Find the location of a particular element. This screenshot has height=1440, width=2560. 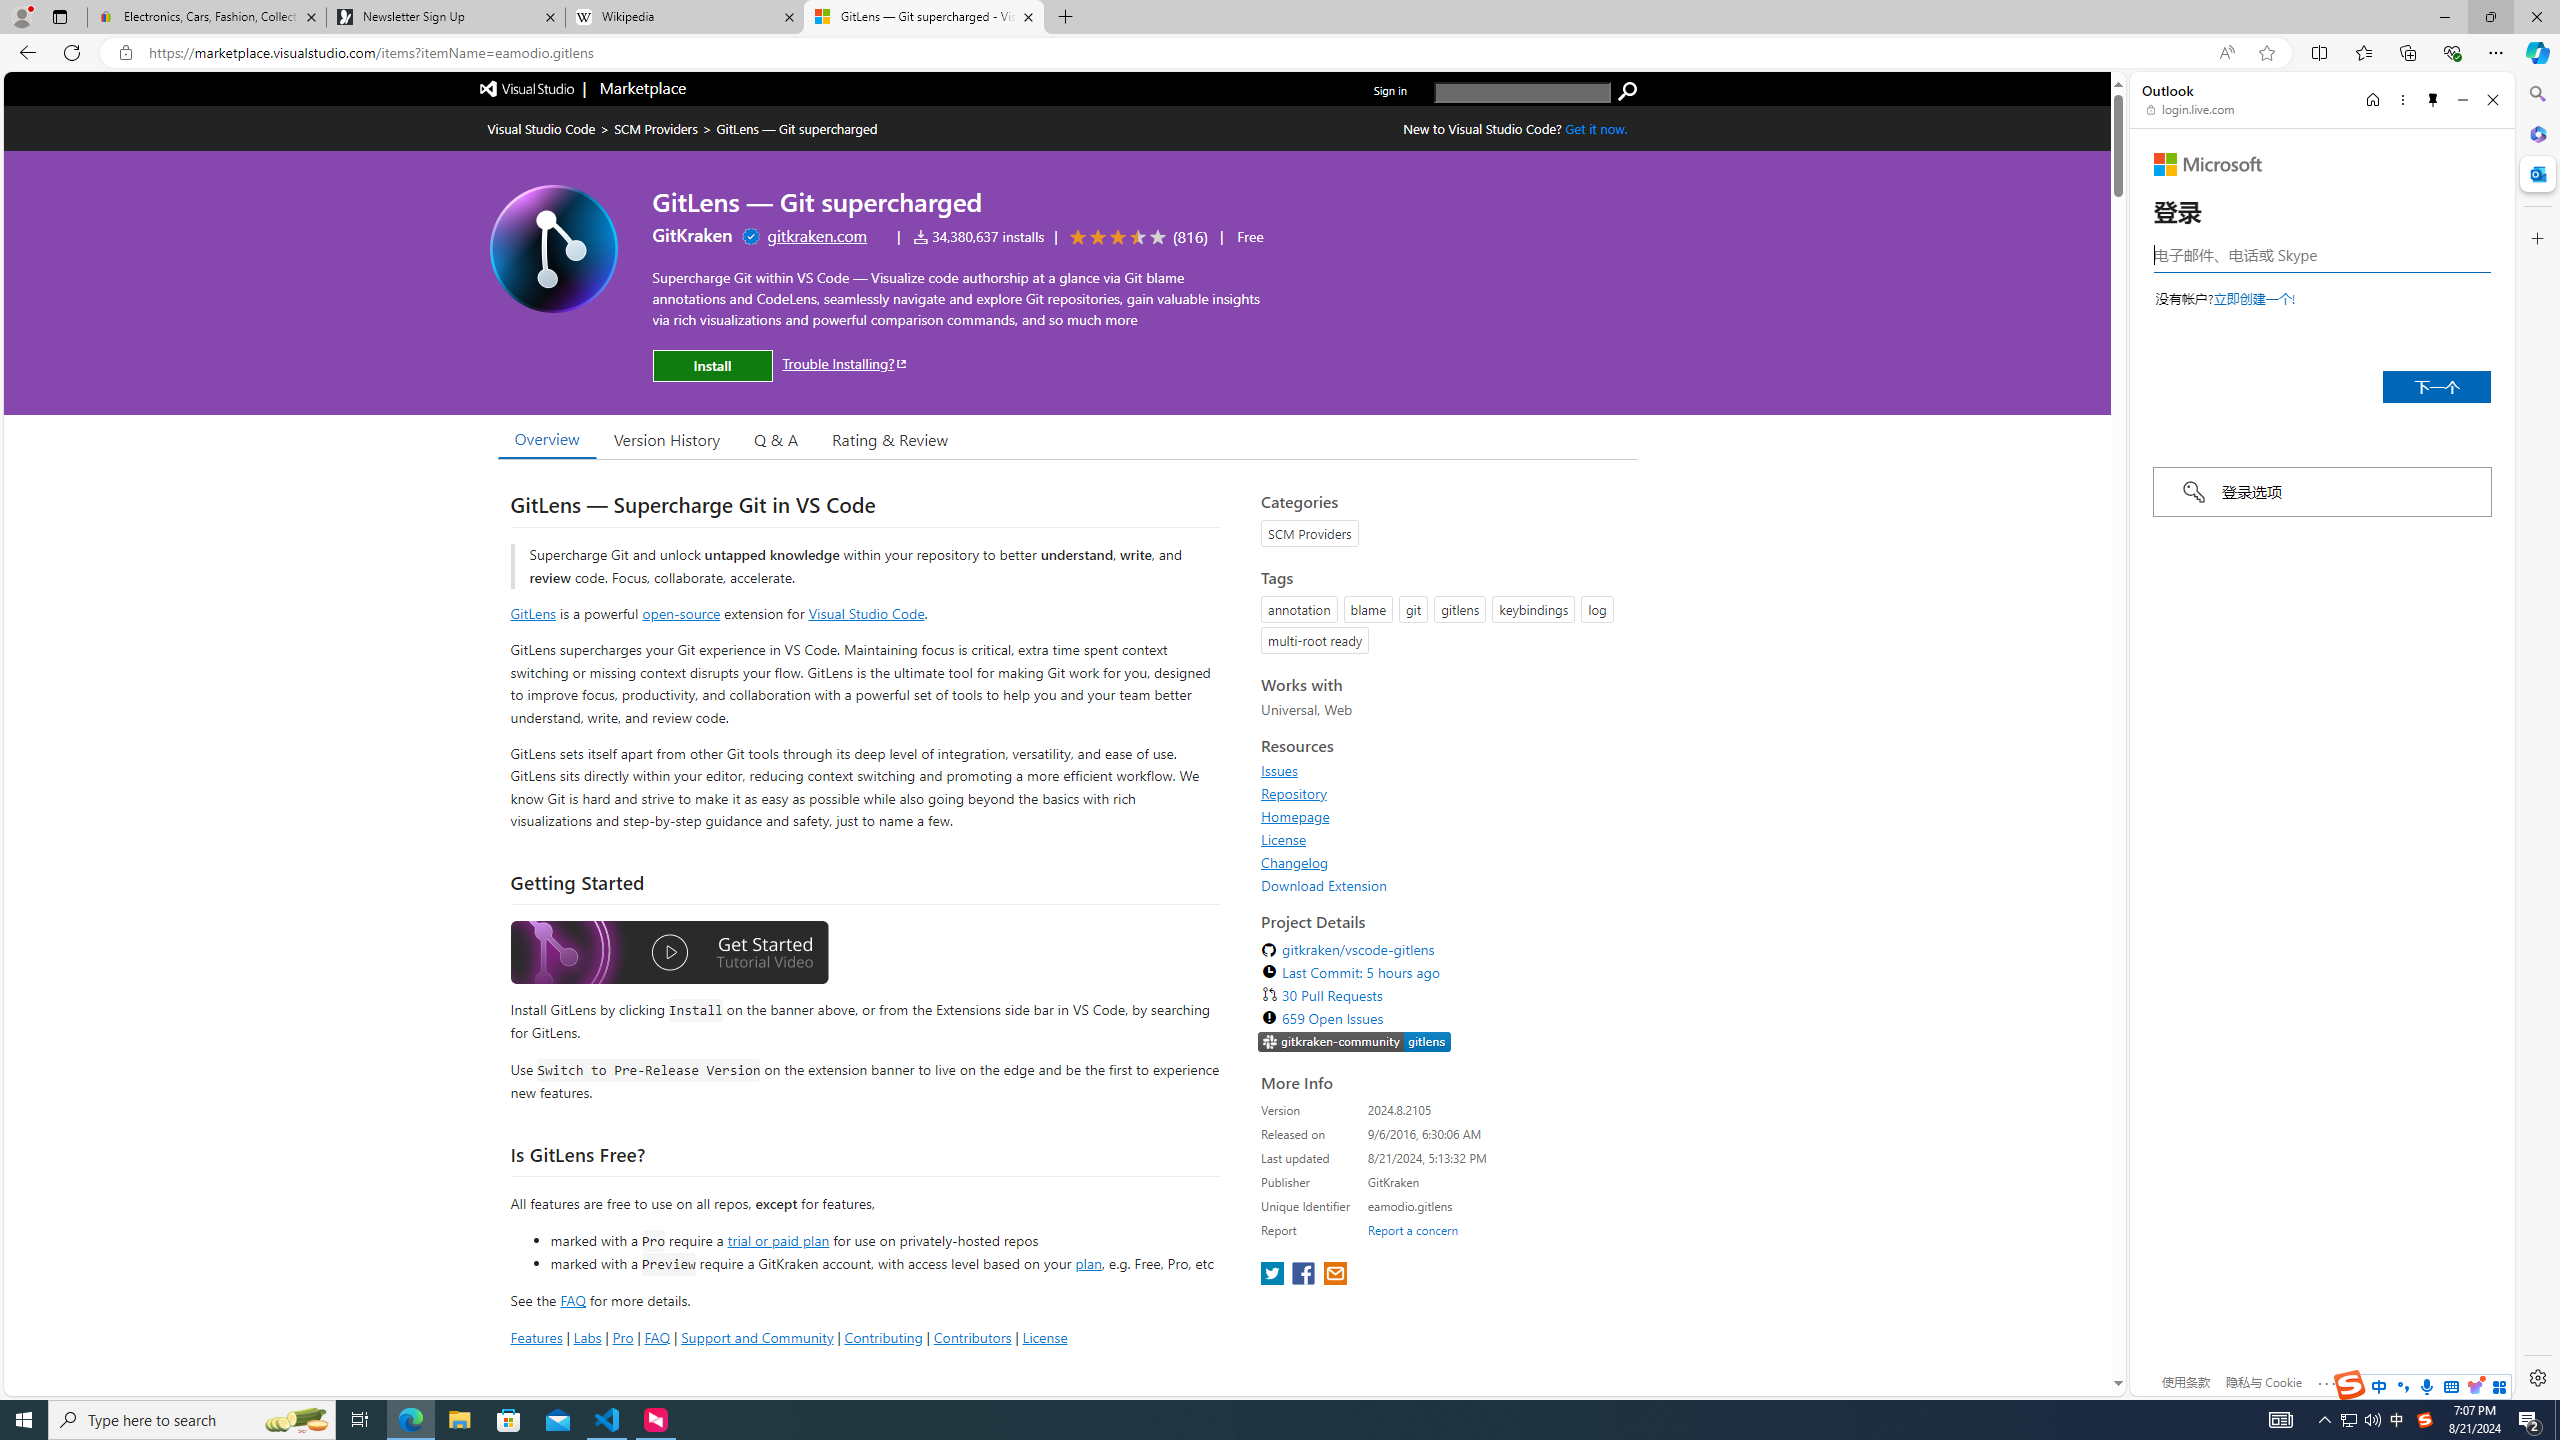

'More options' is located at coordinates (2401, 99).